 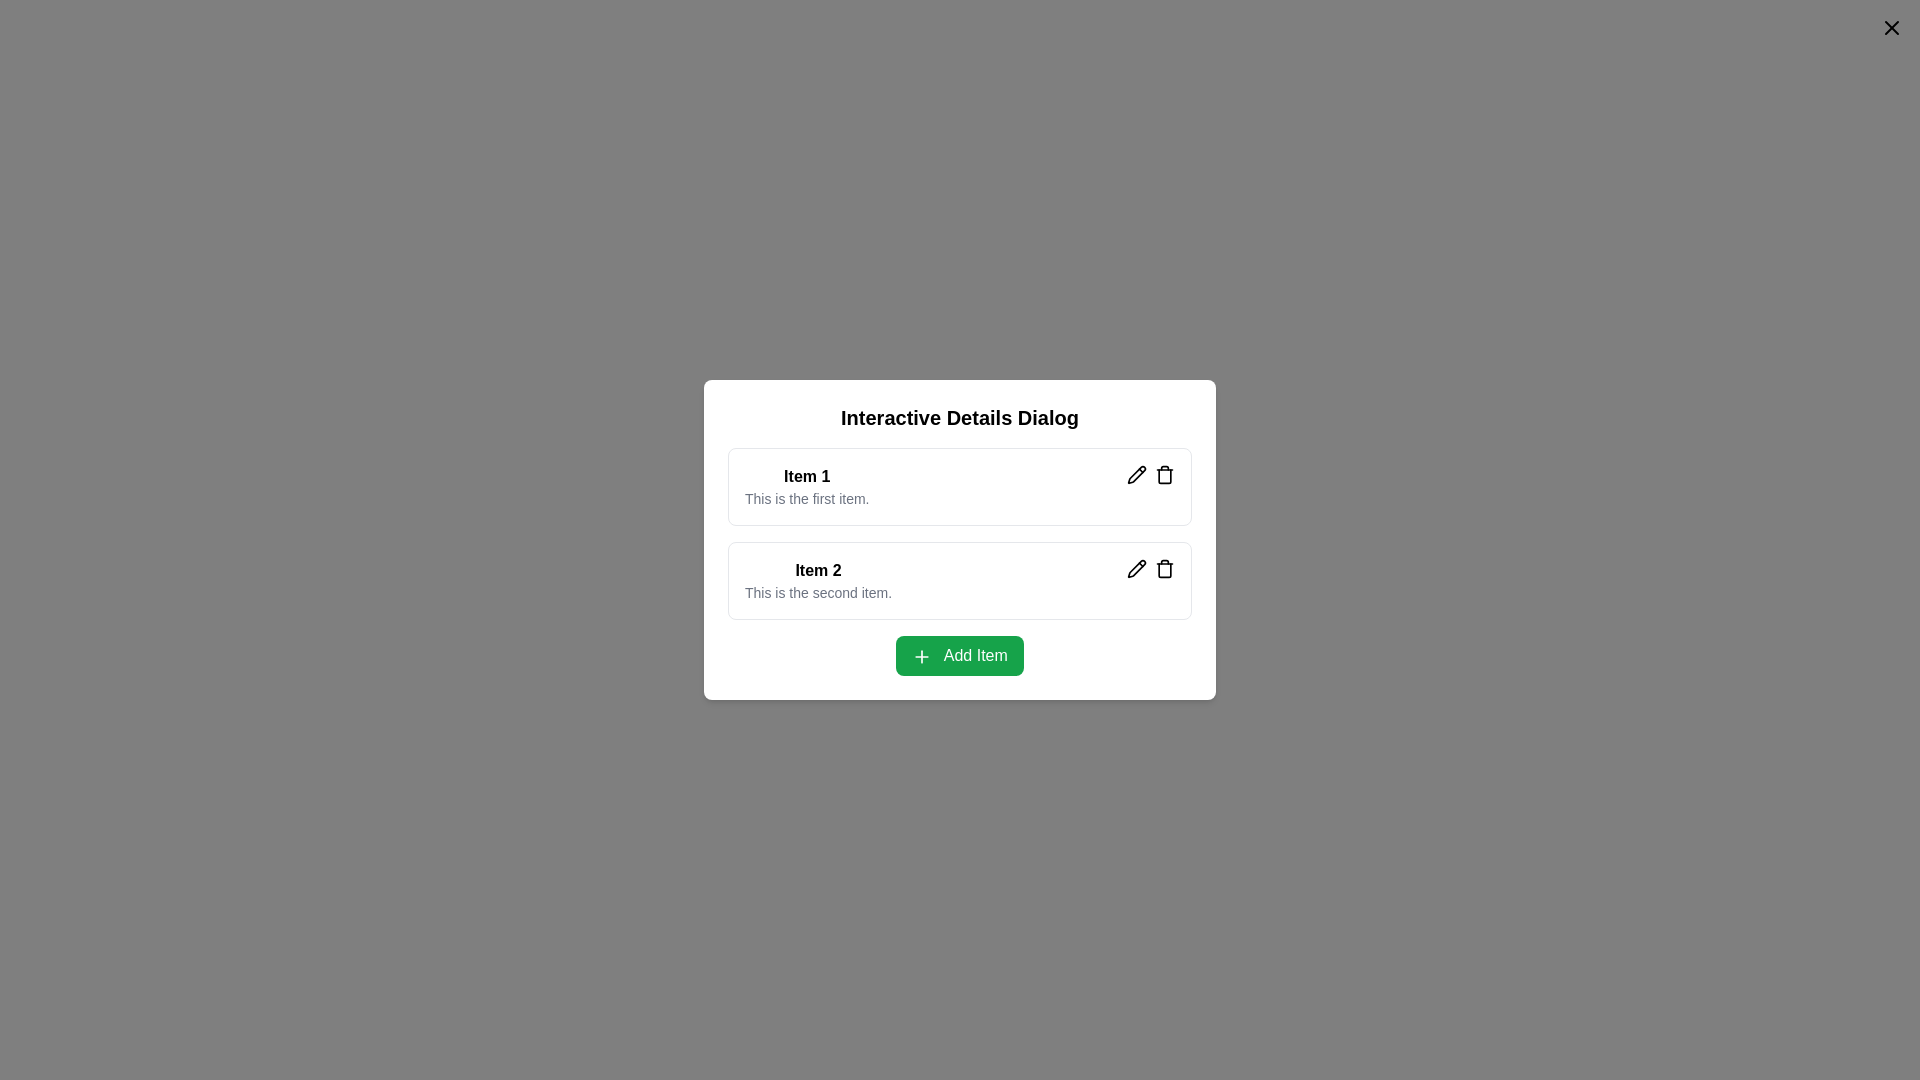 What do you see at coordinates (818, 581) in the screenshot?
I see `the informational text block that contains the phrases 'Item 2' in bold black text and 'This is the second item.' in light gray font, positioned in a centered modal dialog as the second item in a stacked list` at bounding box center [818, 581].